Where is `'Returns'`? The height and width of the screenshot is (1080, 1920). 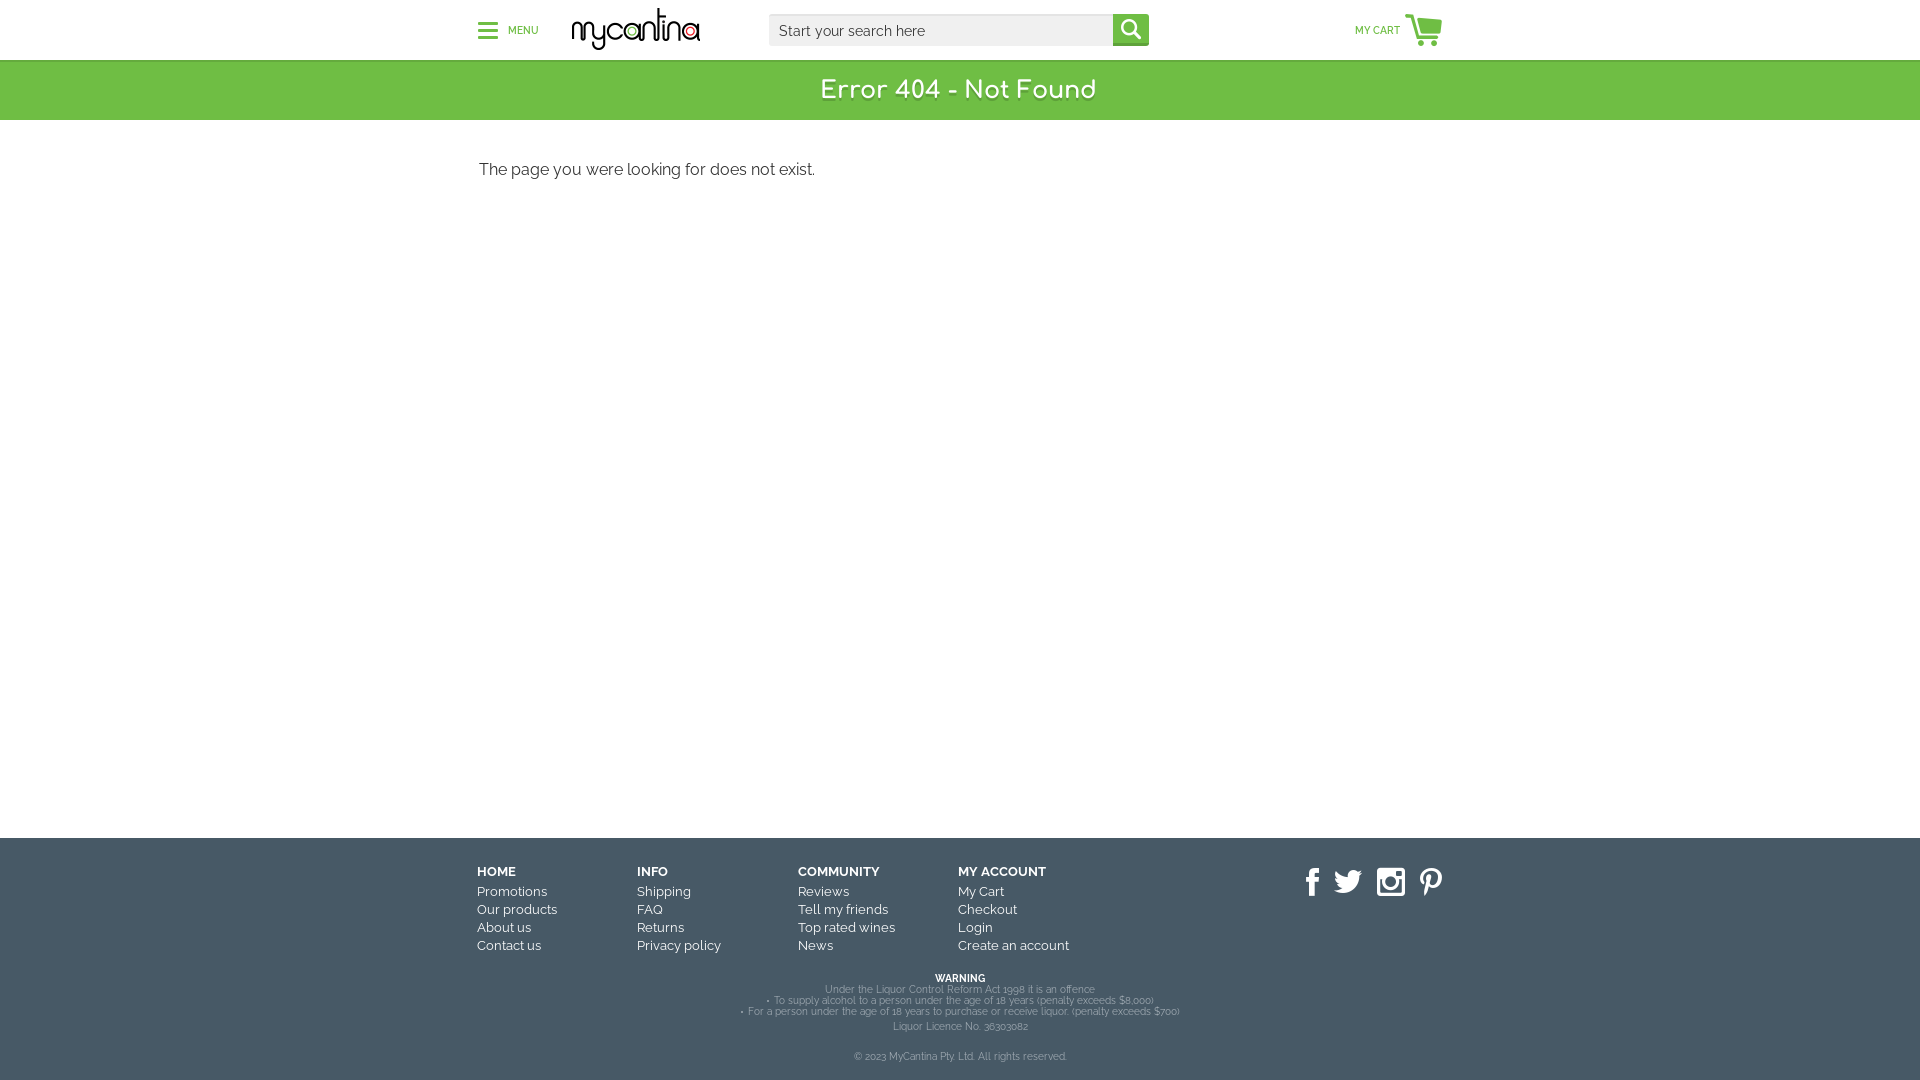 'Returns' is located at coordinates (660, 927).